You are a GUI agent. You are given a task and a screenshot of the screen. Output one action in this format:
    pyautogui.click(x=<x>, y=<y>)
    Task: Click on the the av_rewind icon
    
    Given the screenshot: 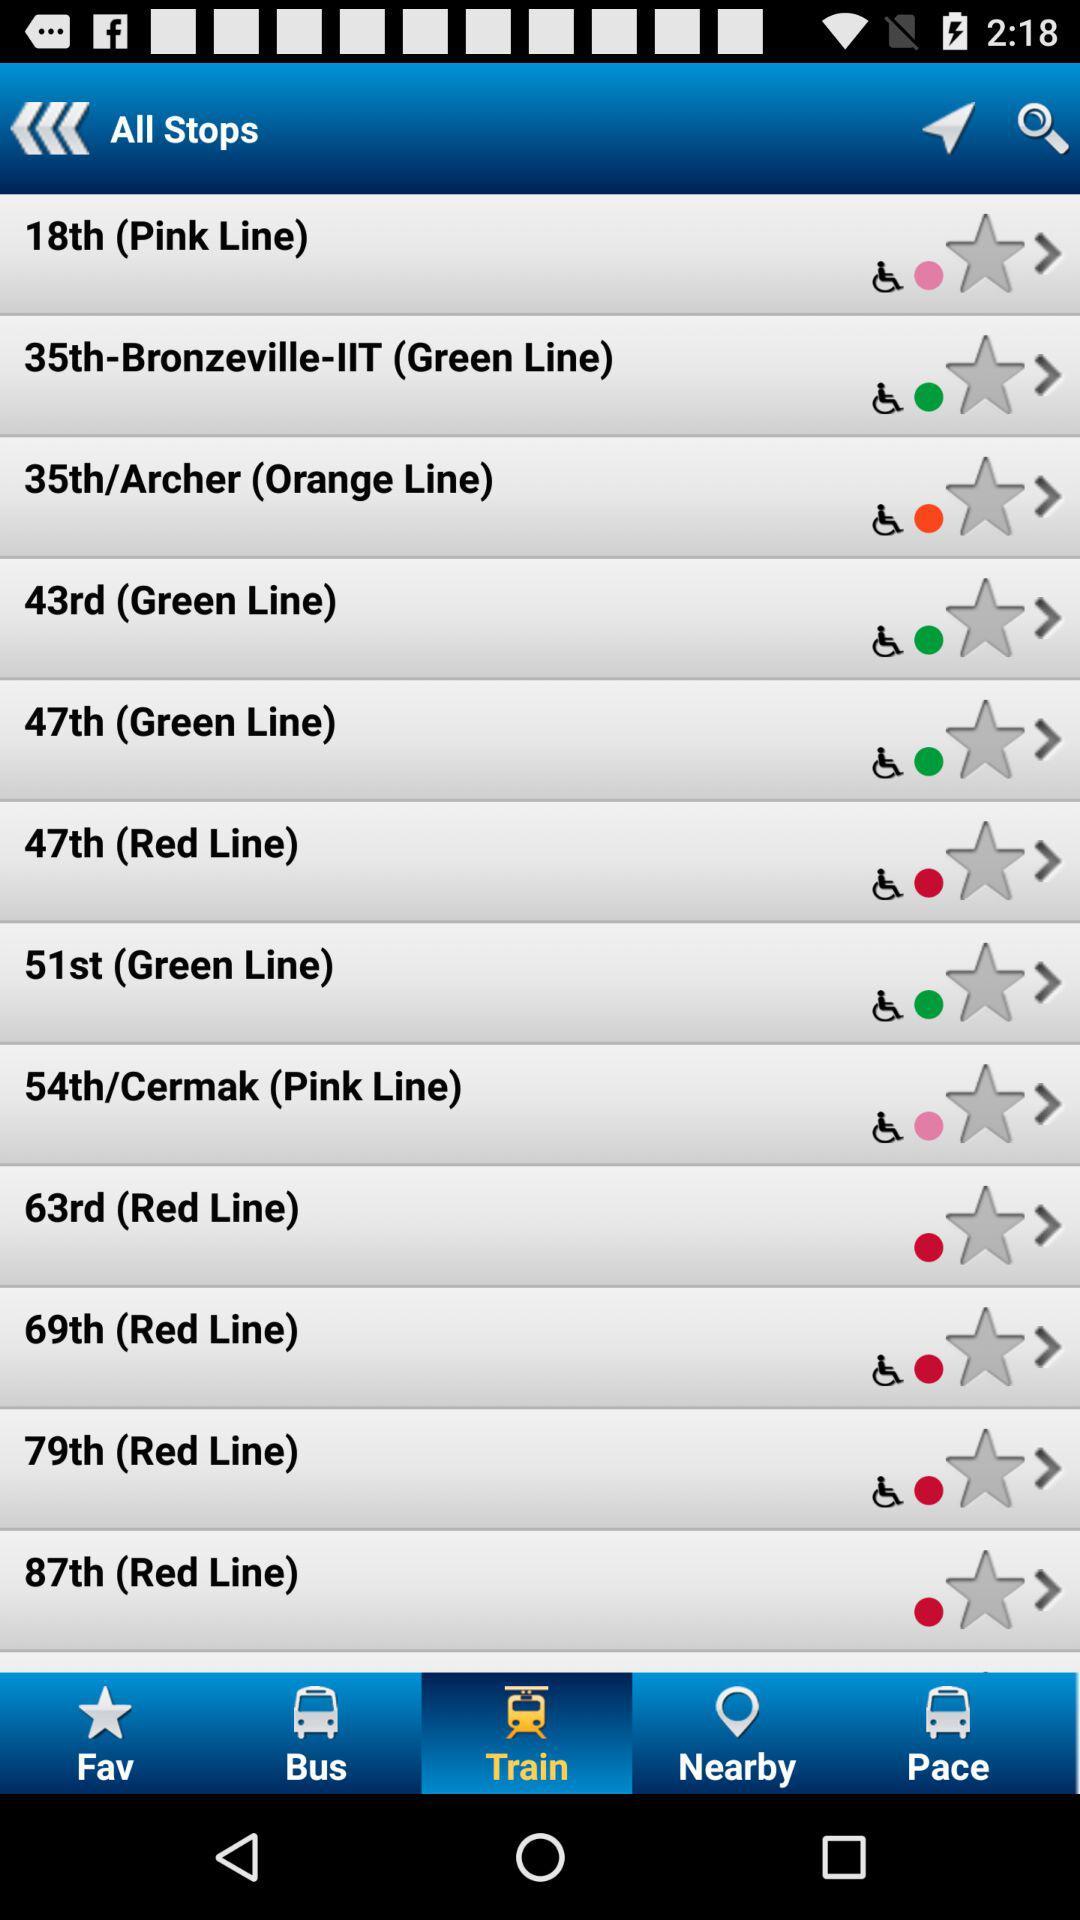 What is the action you would take?
    pyautogui.click(x=48, y=136)
    